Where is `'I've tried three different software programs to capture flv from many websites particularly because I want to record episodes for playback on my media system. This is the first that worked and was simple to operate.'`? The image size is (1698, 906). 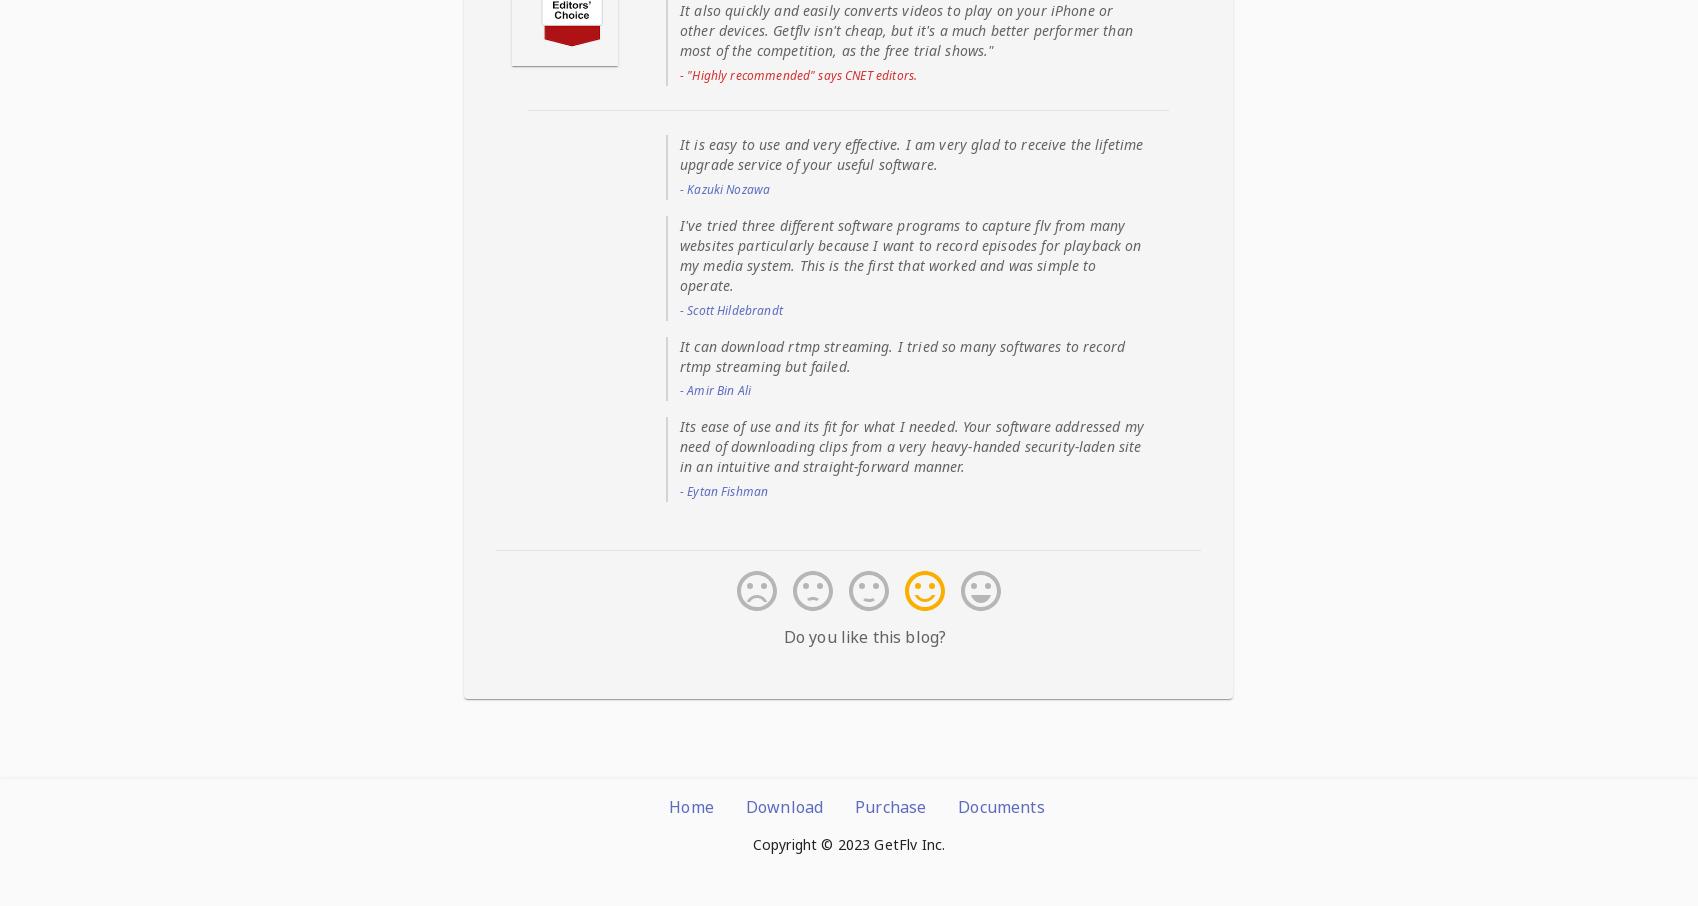 'I've tried three different software programs to capture flv from many websites particularly because I want to record episodes for playback on my media system. This is the first that worked and was simple to operate.' is located at coordinates (909, 829).